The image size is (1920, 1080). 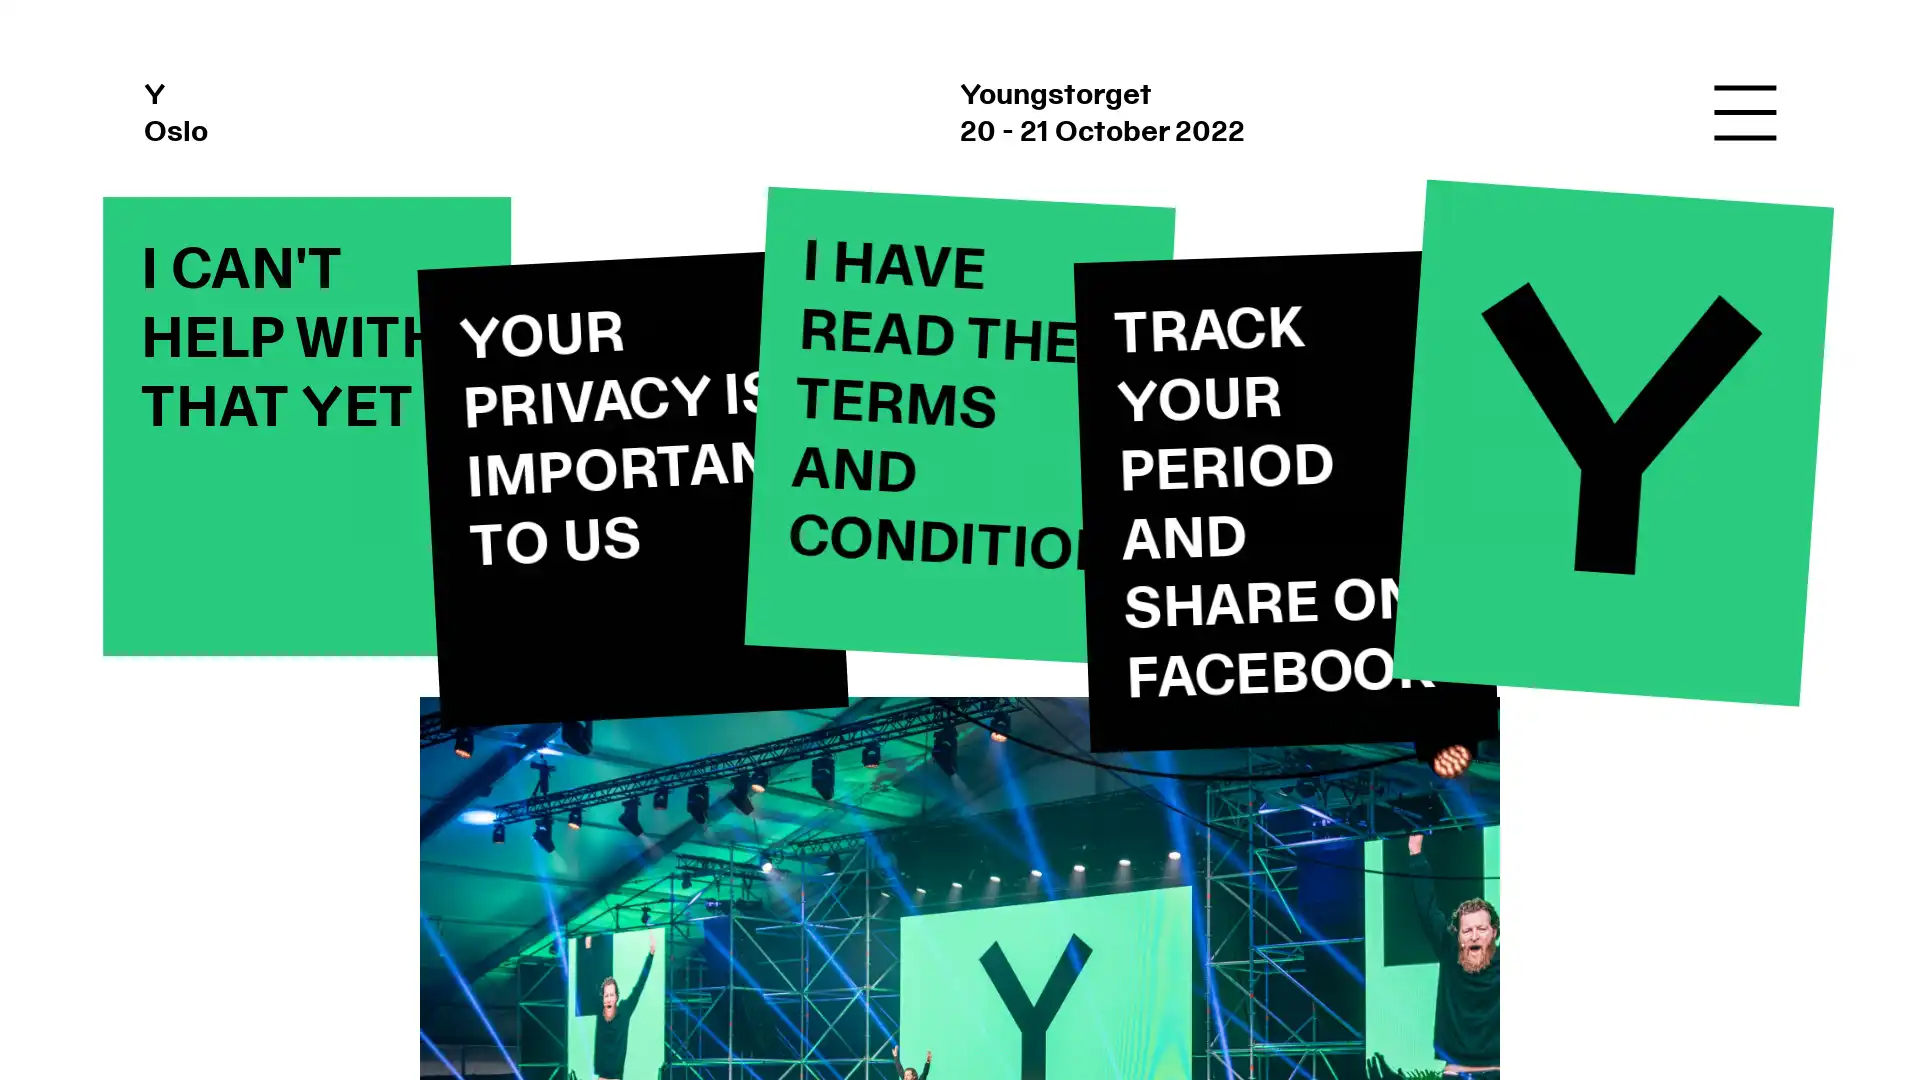 I want to click on I CAN'T HELP WITH THAT YET, so click(x=306, y=425).